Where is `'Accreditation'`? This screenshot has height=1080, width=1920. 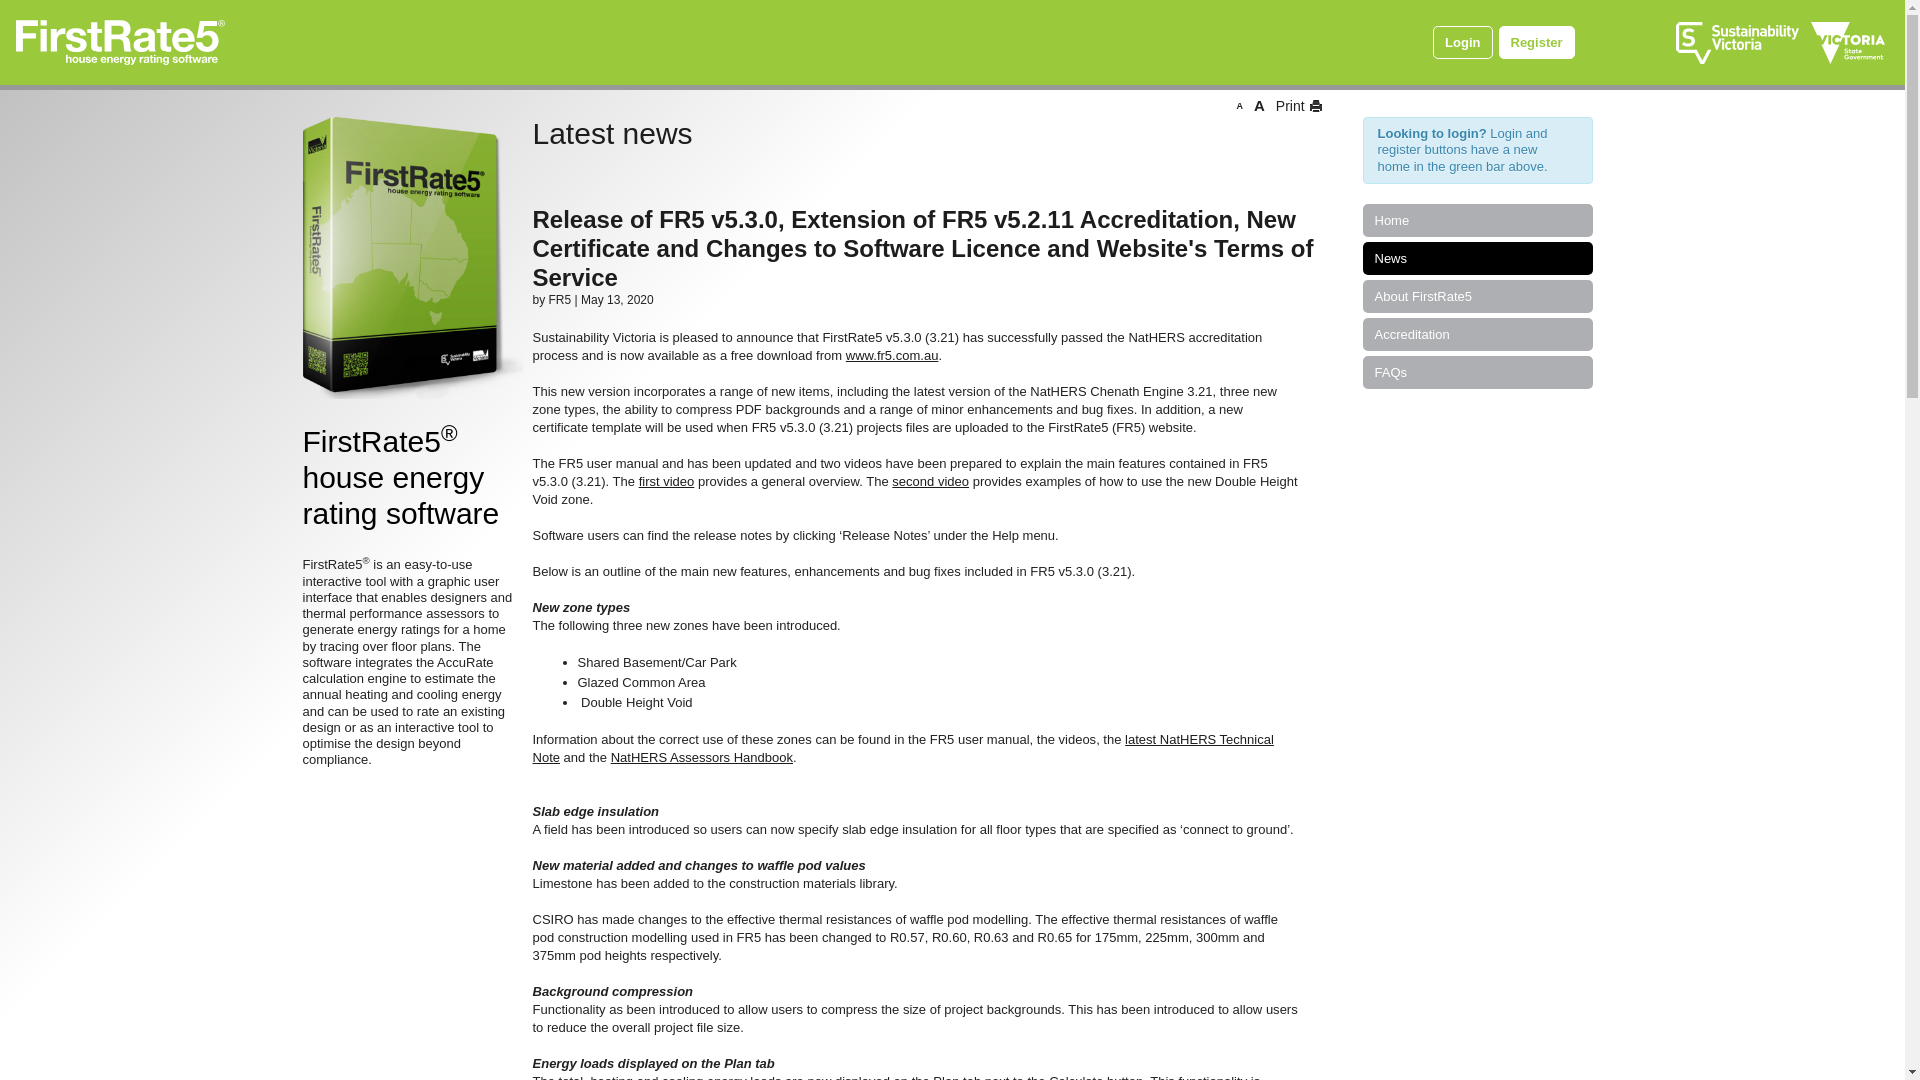 'Accreditation' is located at coordinates (1477, 333).